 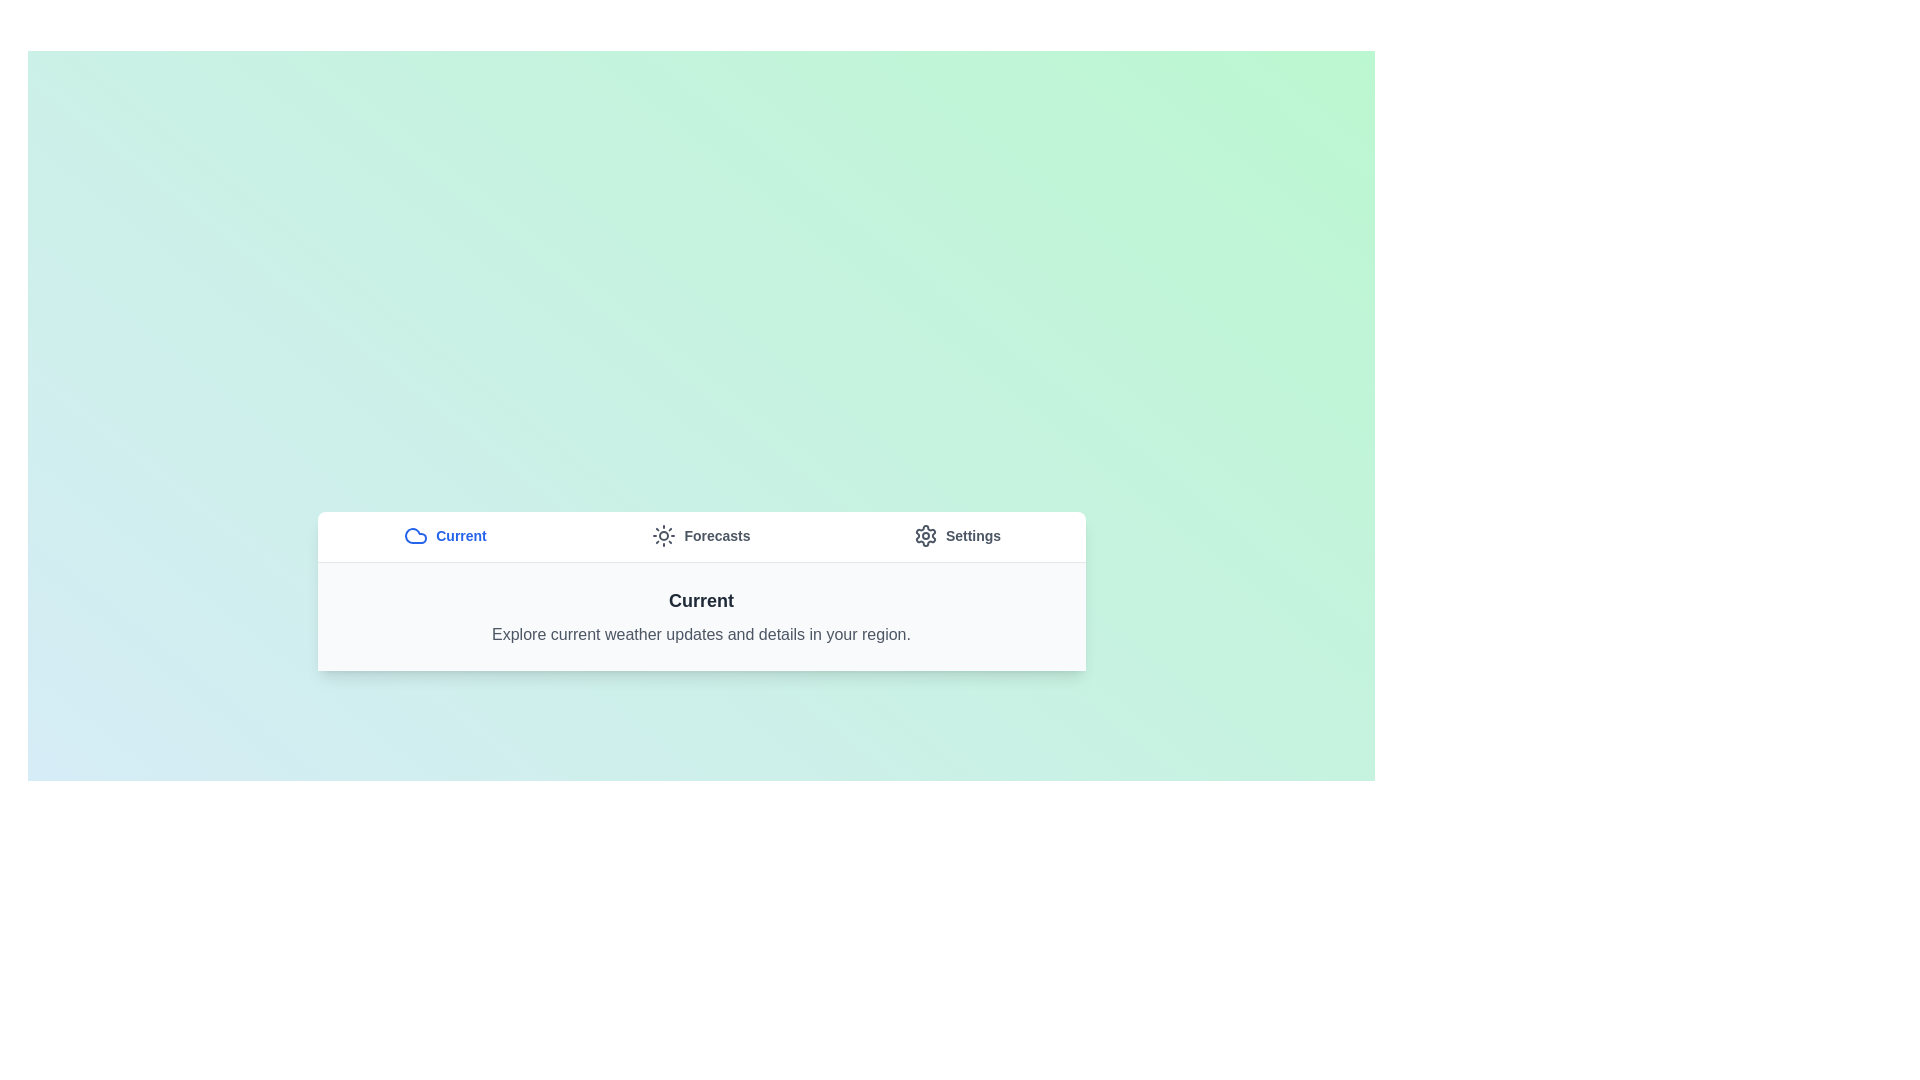 I want to click on the Settings tab, so click(x=956, y=535).